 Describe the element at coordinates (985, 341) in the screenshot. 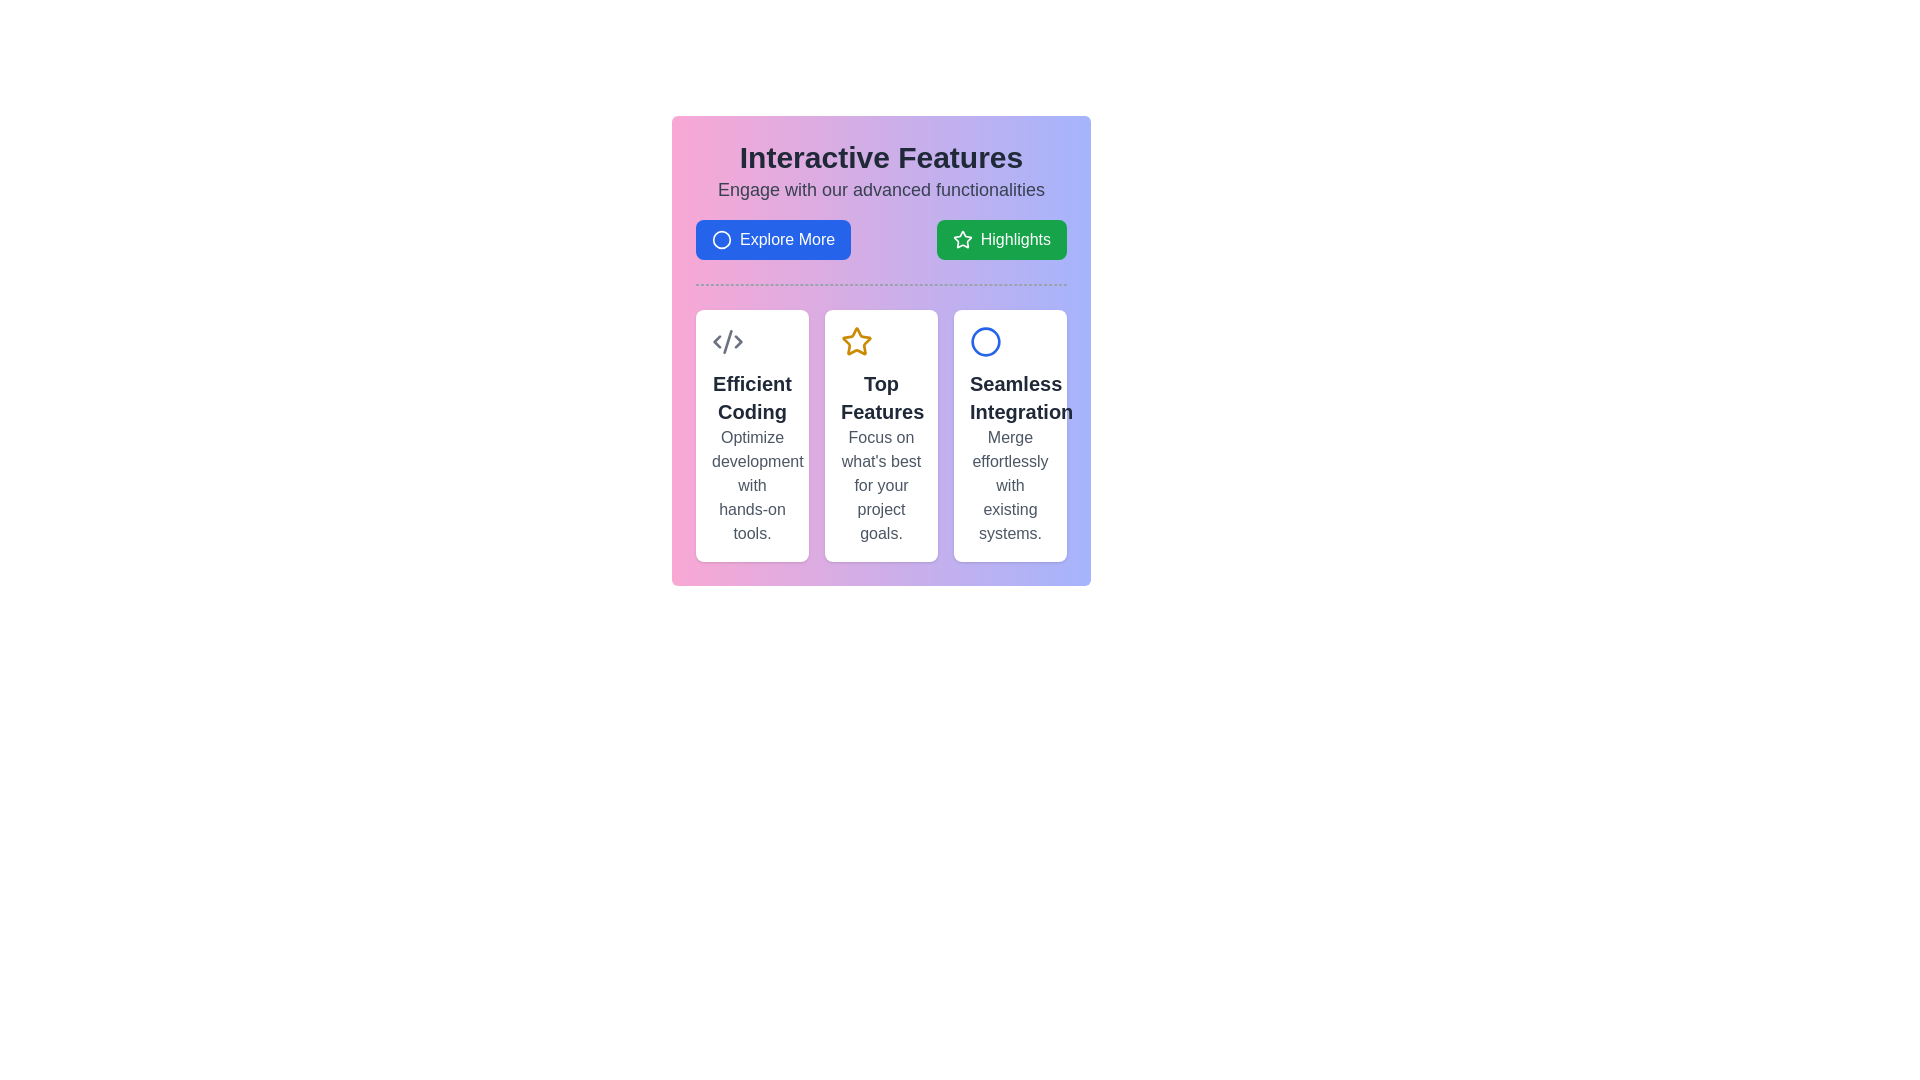

I see `the decorative icon that complements the 'Seamless Integration' card, which is located at the top section of the third card from the left` at that location.